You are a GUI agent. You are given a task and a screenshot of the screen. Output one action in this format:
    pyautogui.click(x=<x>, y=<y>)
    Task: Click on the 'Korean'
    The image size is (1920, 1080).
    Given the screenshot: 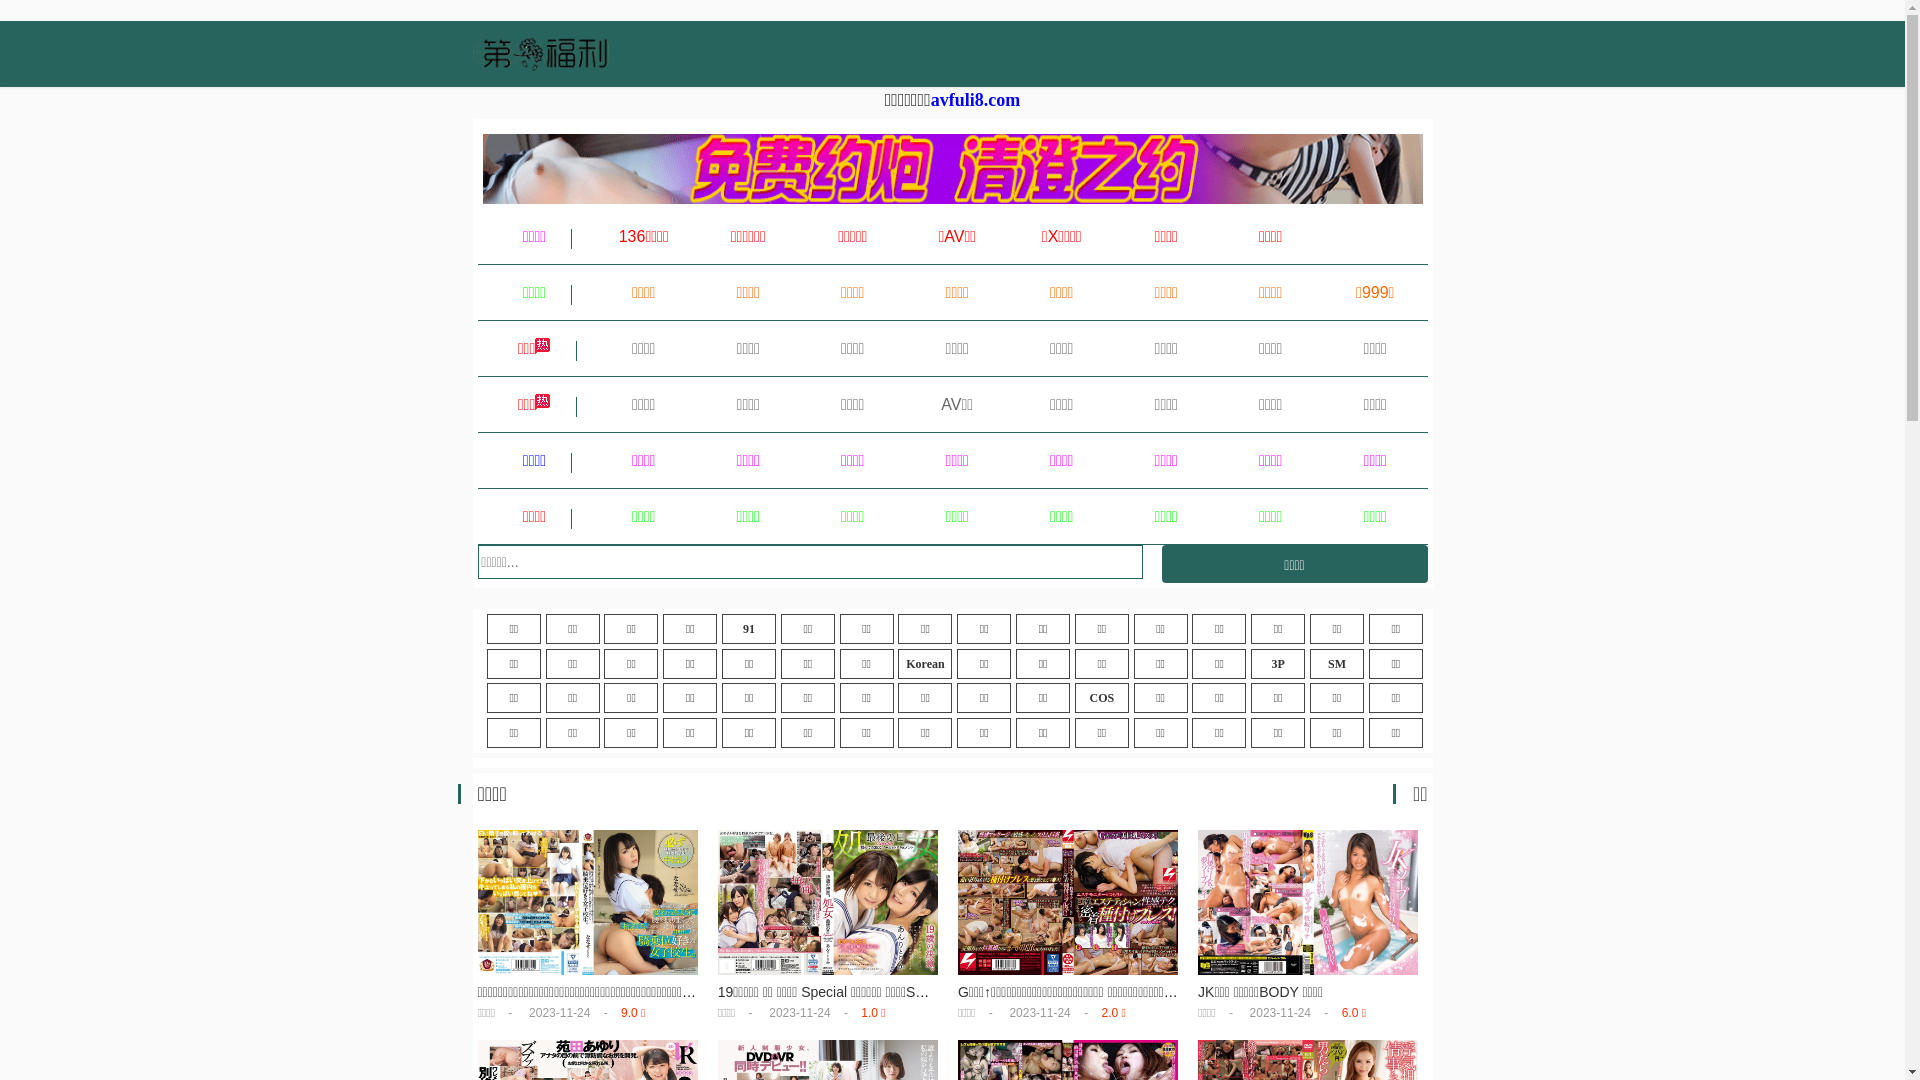 What is the action you would take?
    pyautogui.click(x=924, y=663)
    